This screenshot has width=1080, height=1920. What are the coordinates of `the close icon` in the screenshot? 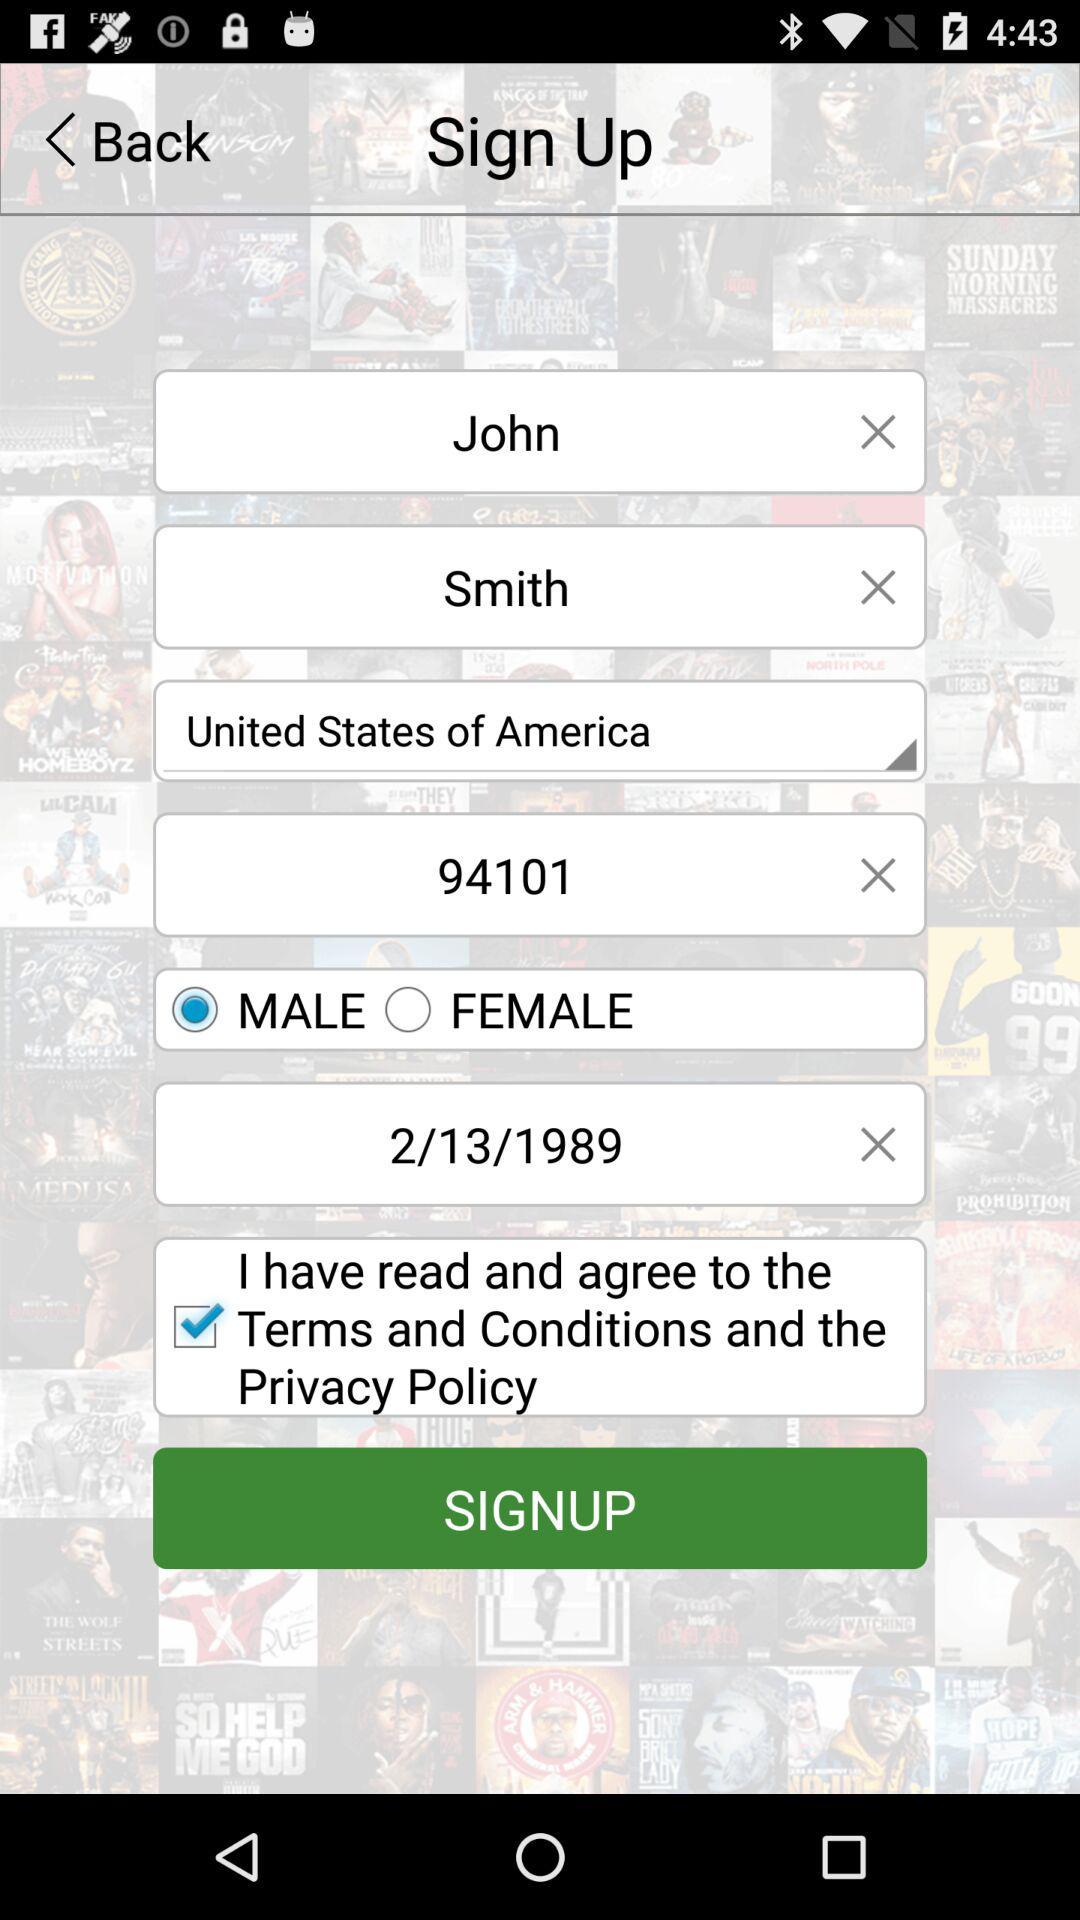 It's located at (877, 935).